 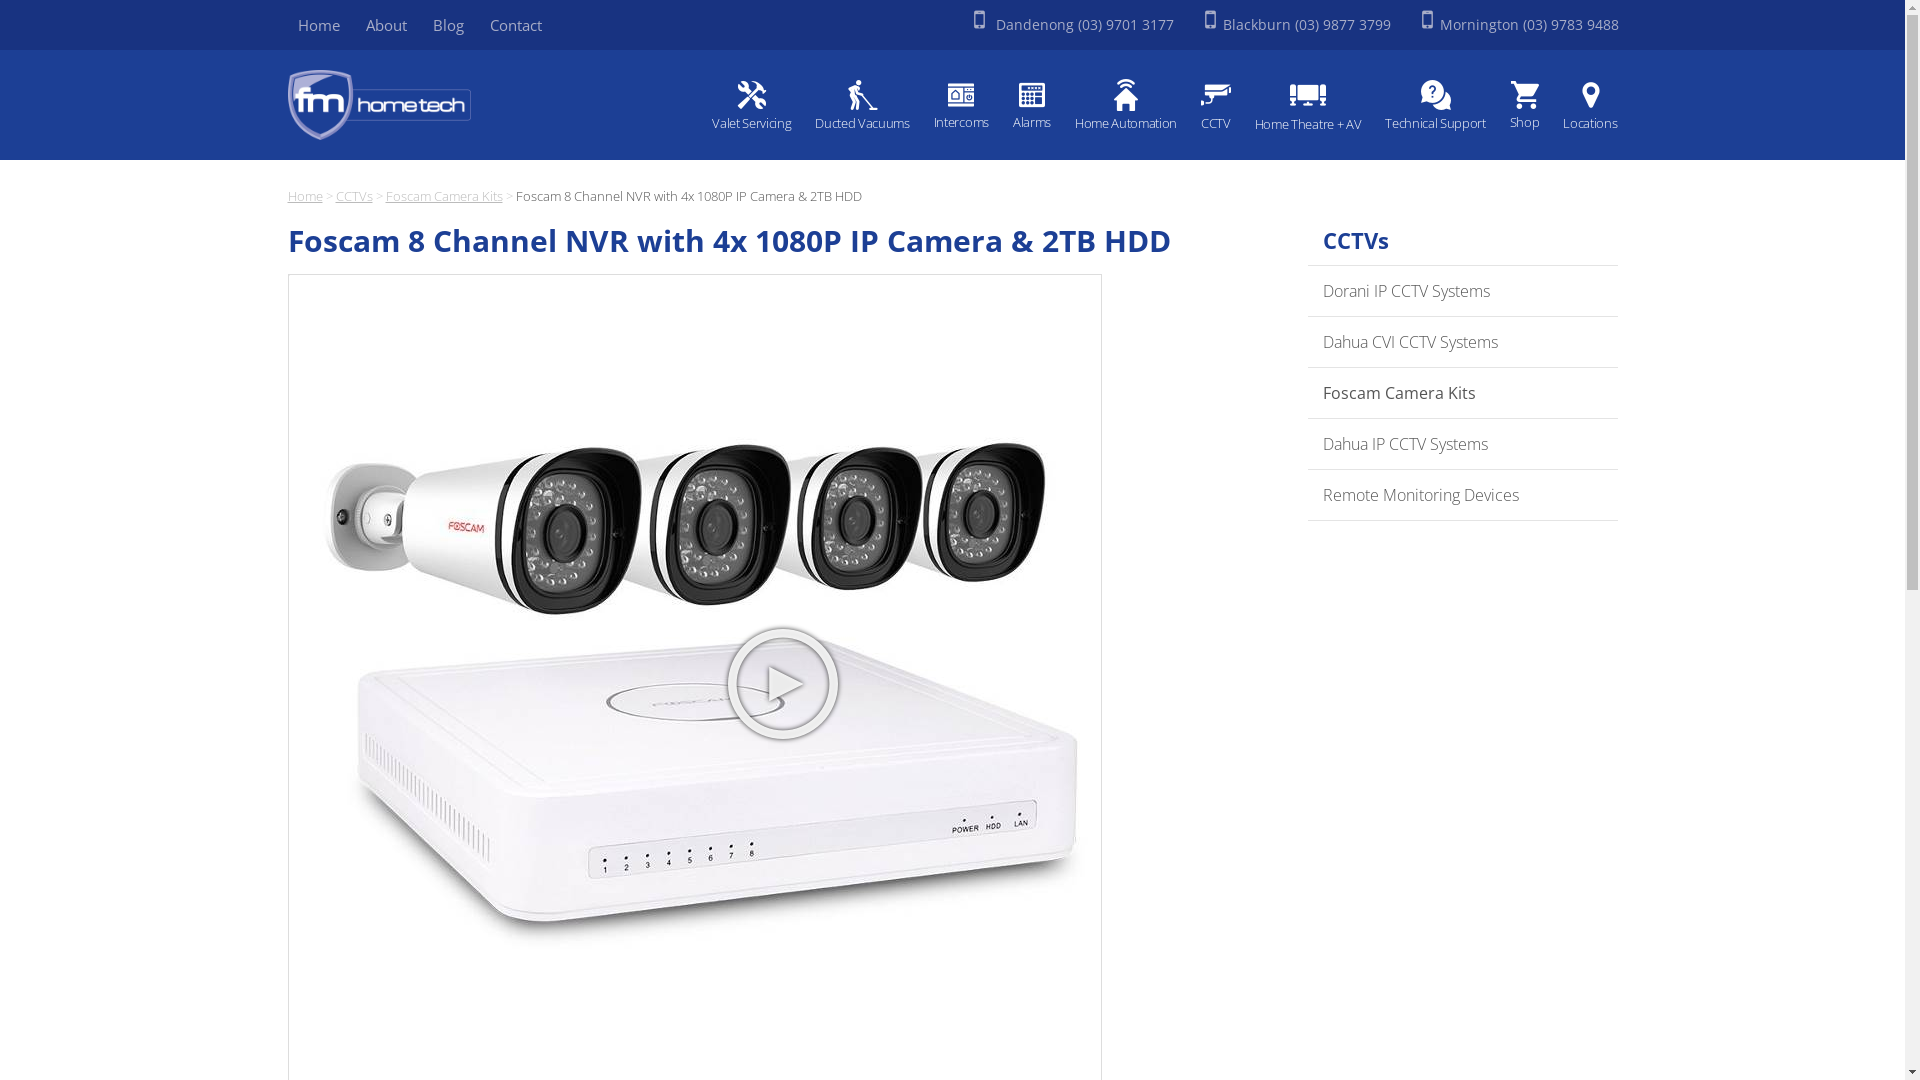 What do you see at coordinates (1032, 24) in the screenshot?
I see `'Dandenong'` at bounding box center [1032, 24].